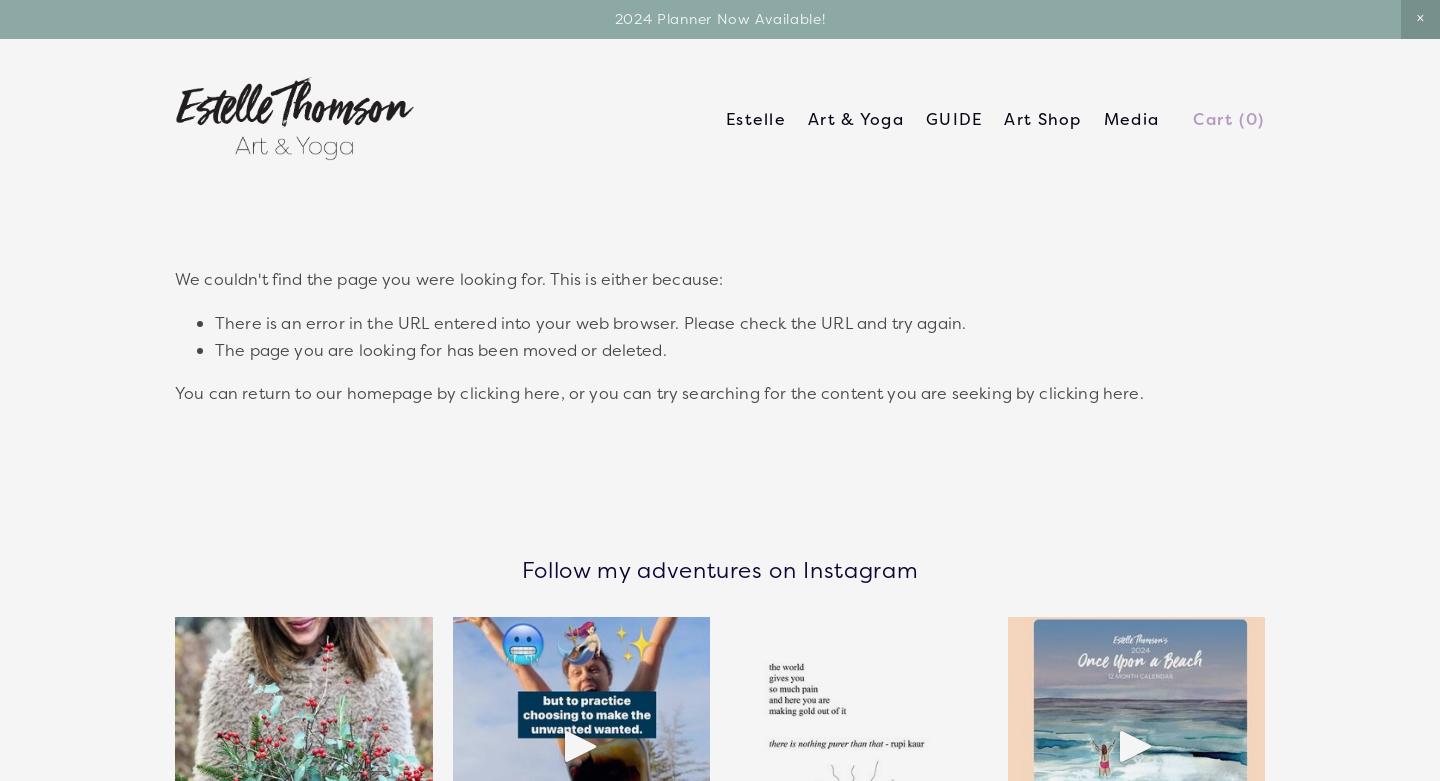  Describe the element at coordinates (440, 349) in the screenshot. I see `'The page you are looking for has been moved or deleted.'` at that location.